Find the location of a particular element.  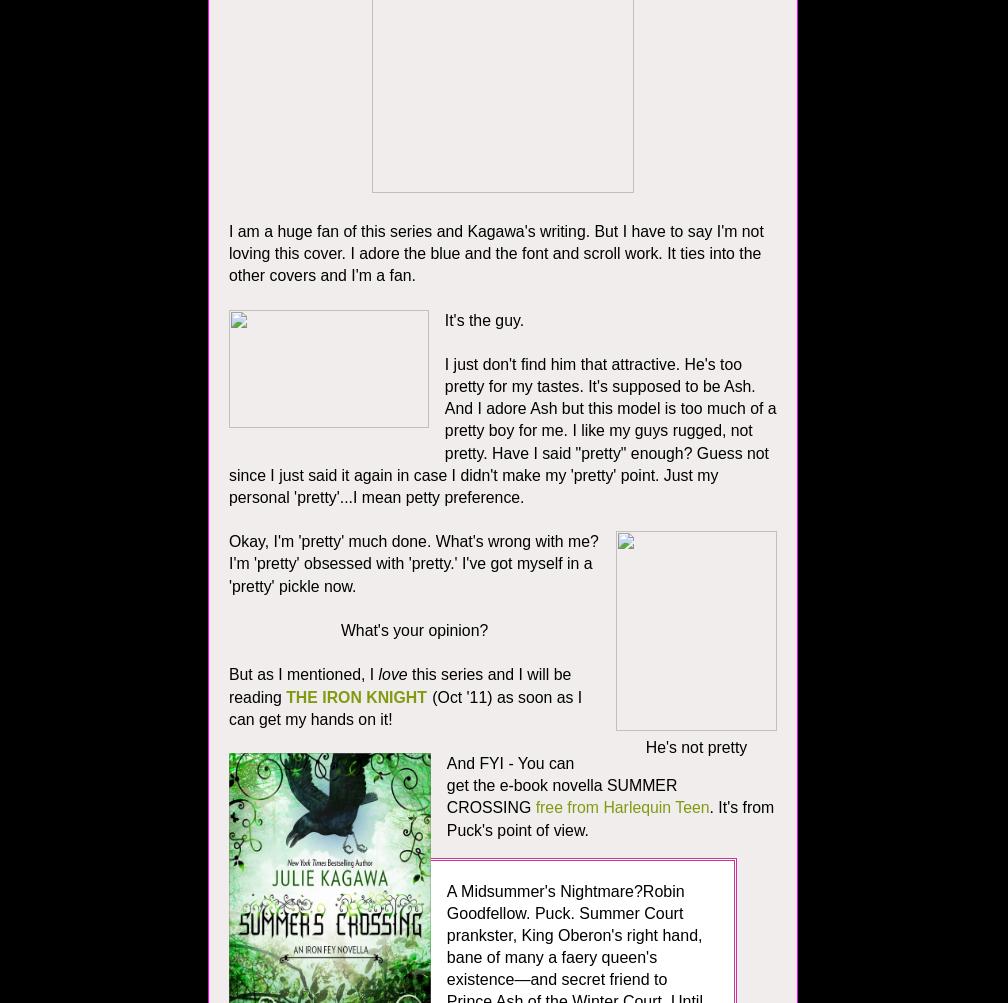

'I just don't find him that attractive. He's too pretty for my tastes. It's supposed to be Ash. And I adore Ash but this model is too much of a pretty boy for me. I like my guys rugged, not pretty.' is located at coordinates (610, 408).